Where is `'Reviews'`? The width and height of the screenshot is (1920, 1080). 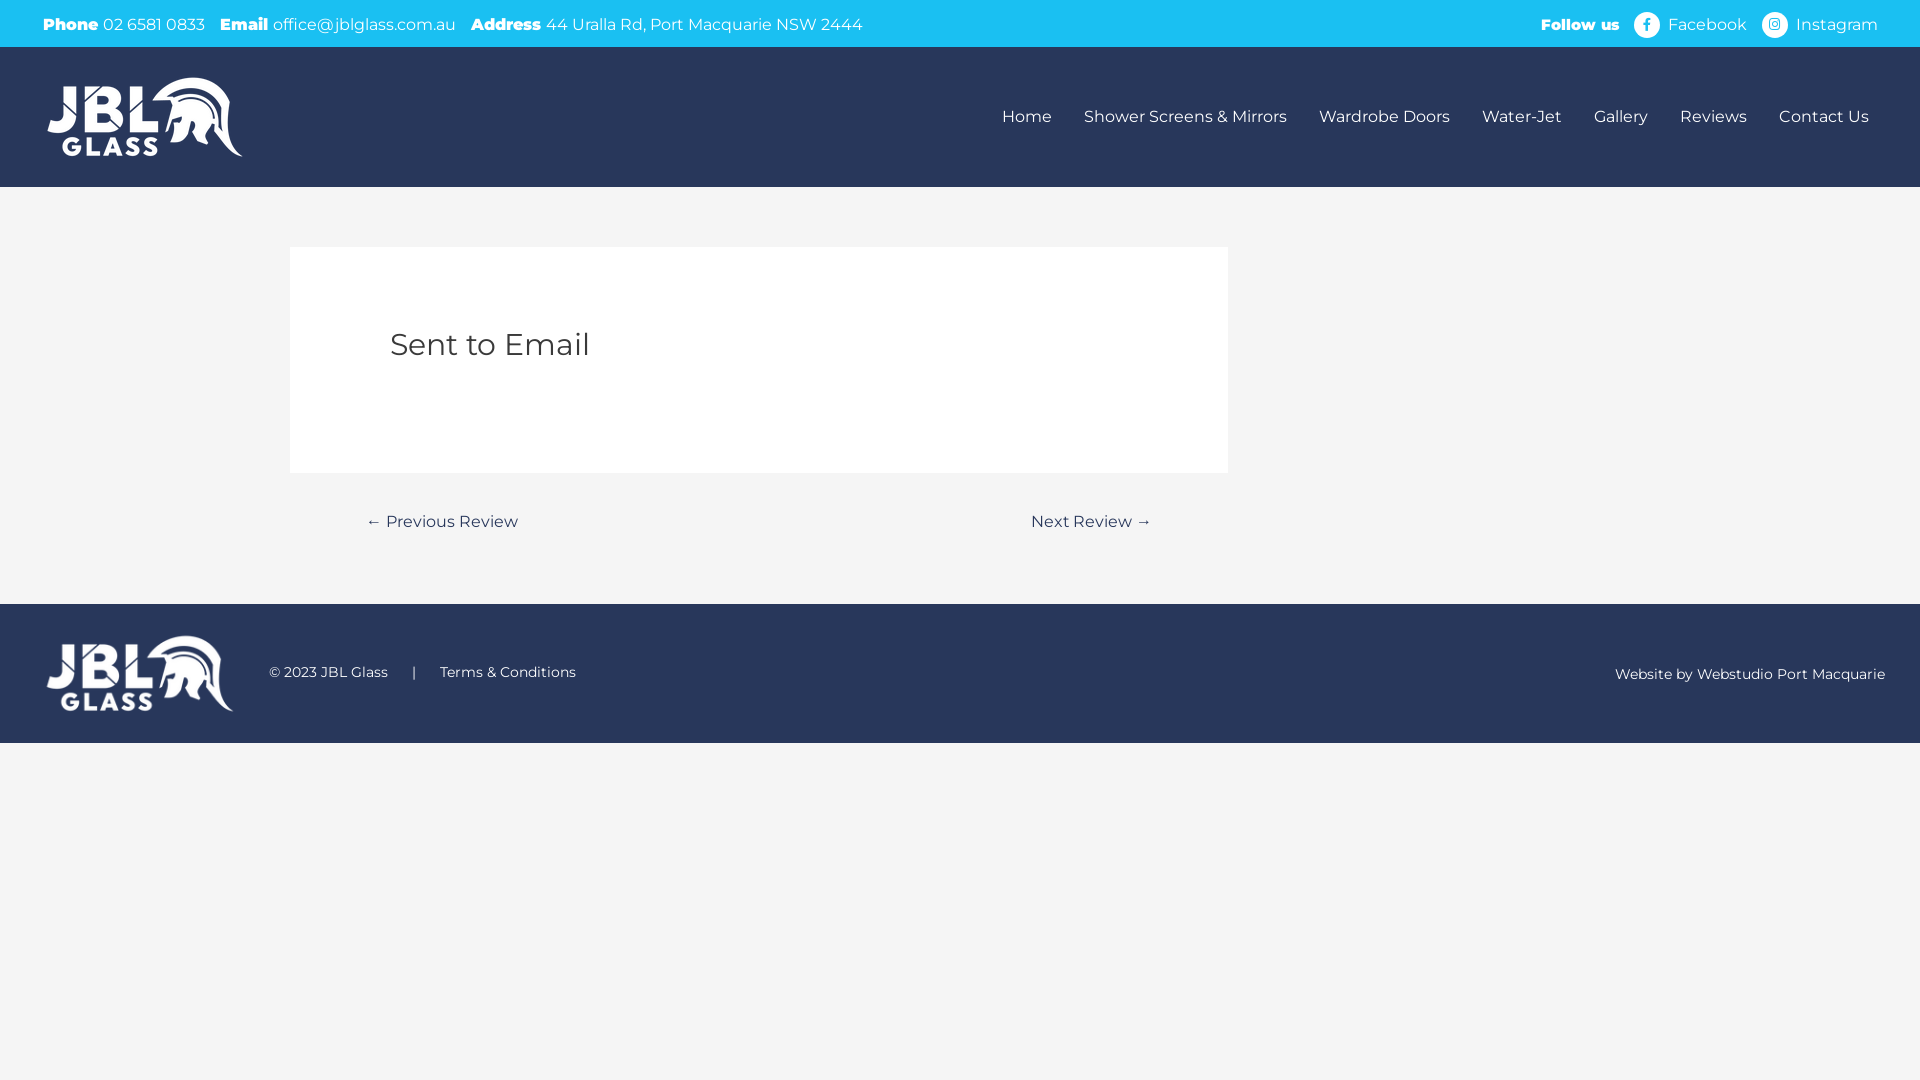
'Reviews' is located at coordinates (1712, 116).